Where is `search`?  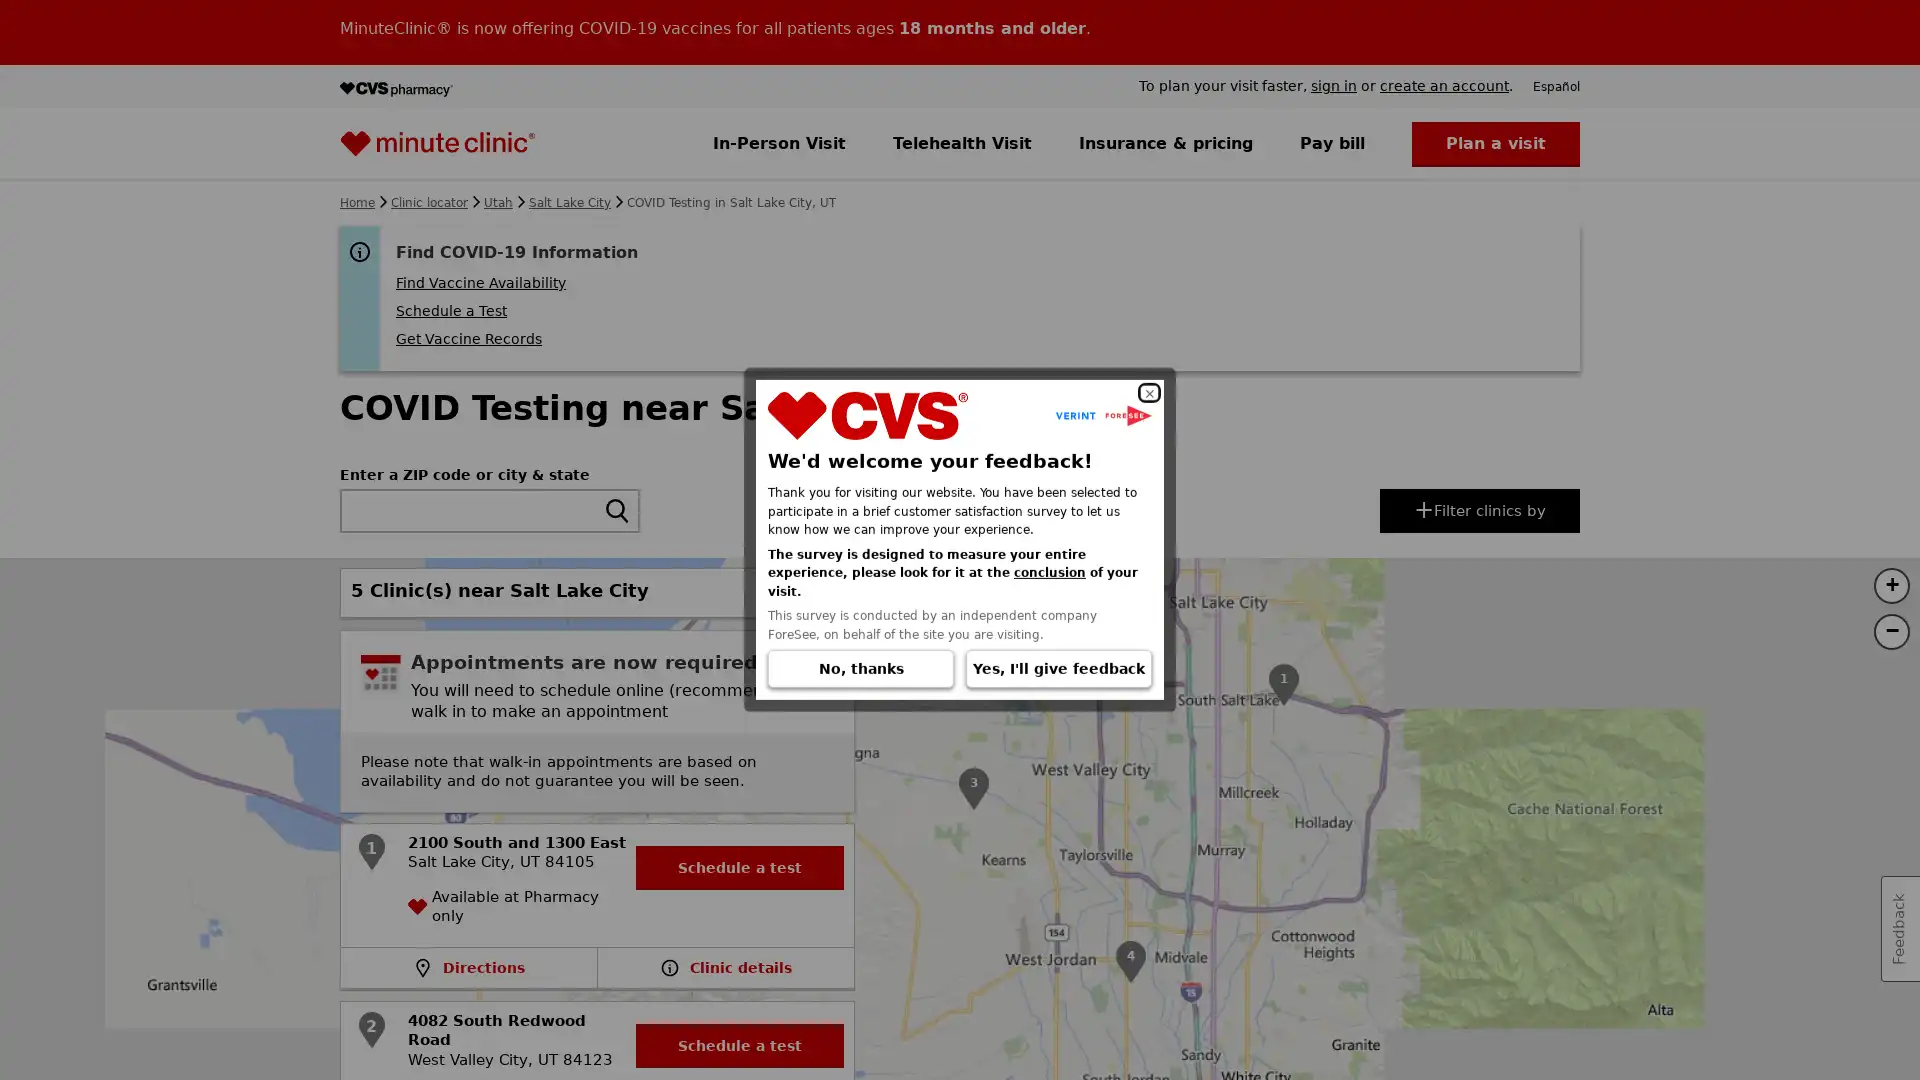 search is located at coordinates (617, 508).